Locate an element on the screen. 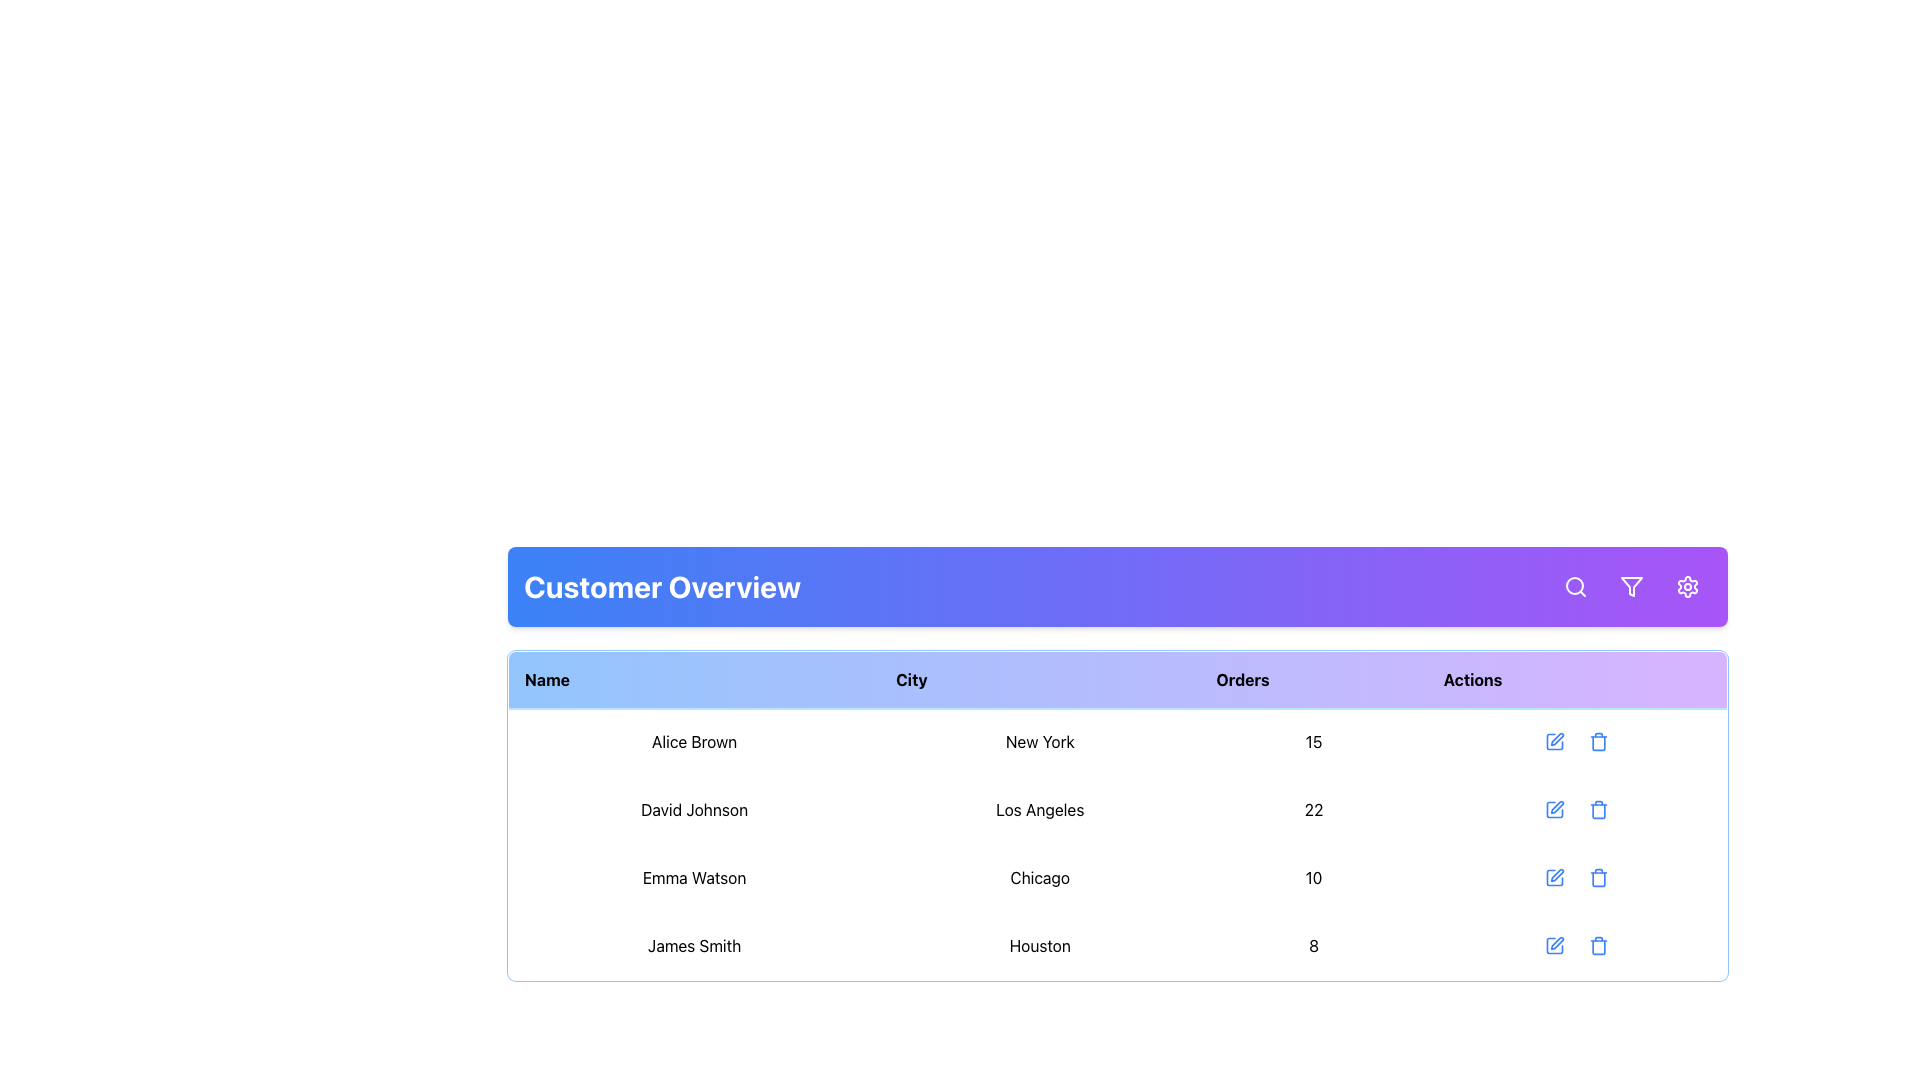 The width and height of the screenshot is (1920, 1080). the 'Customer Overview' static text header, which is displayed in large, bold, white font against a blue to purple gradient background at the top of the section is located at coordinates (662, 585).